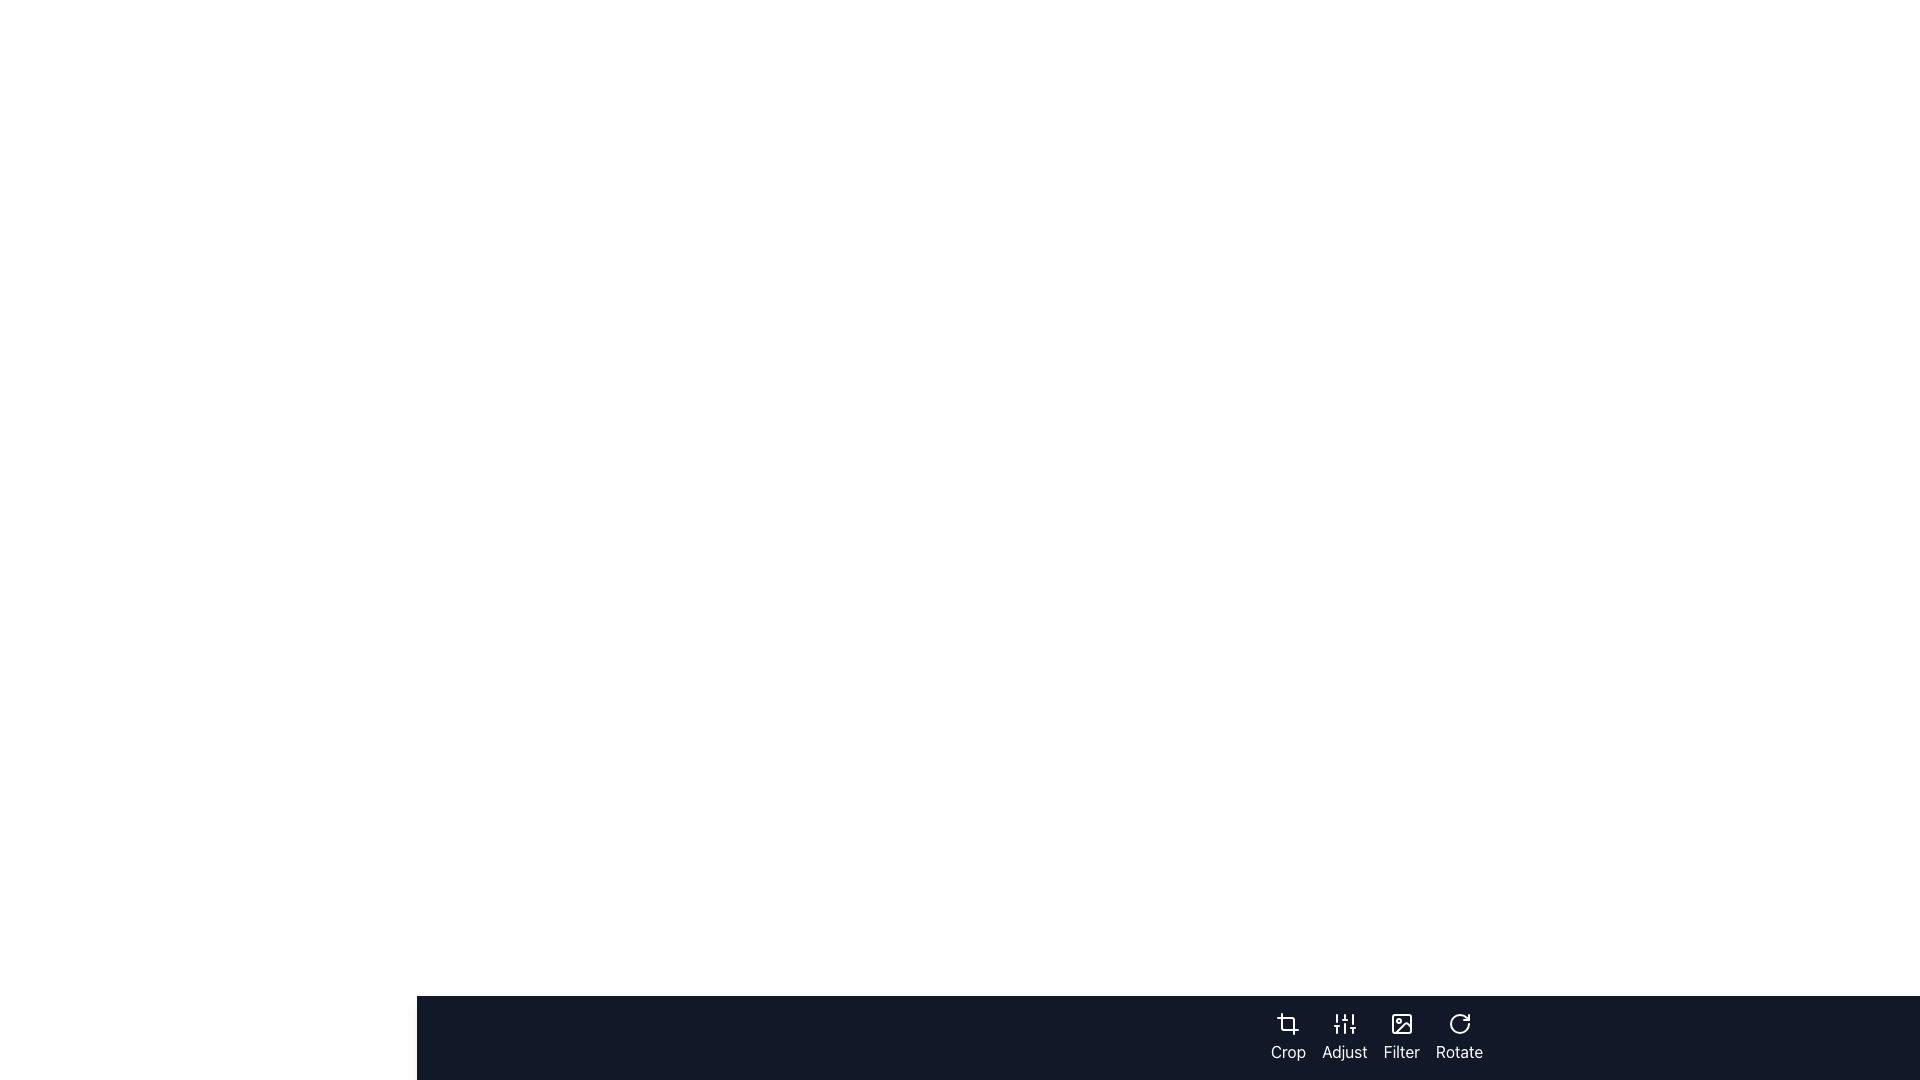 This screenshot has height=1080, width=1920. What do you see at coordinates (1400, 1023) in the screenshot?
I see `the icon button resembling a picture, located at the center of the bottom navigation bar above the 'Filter' label` at bounding box center [1400, 1023].